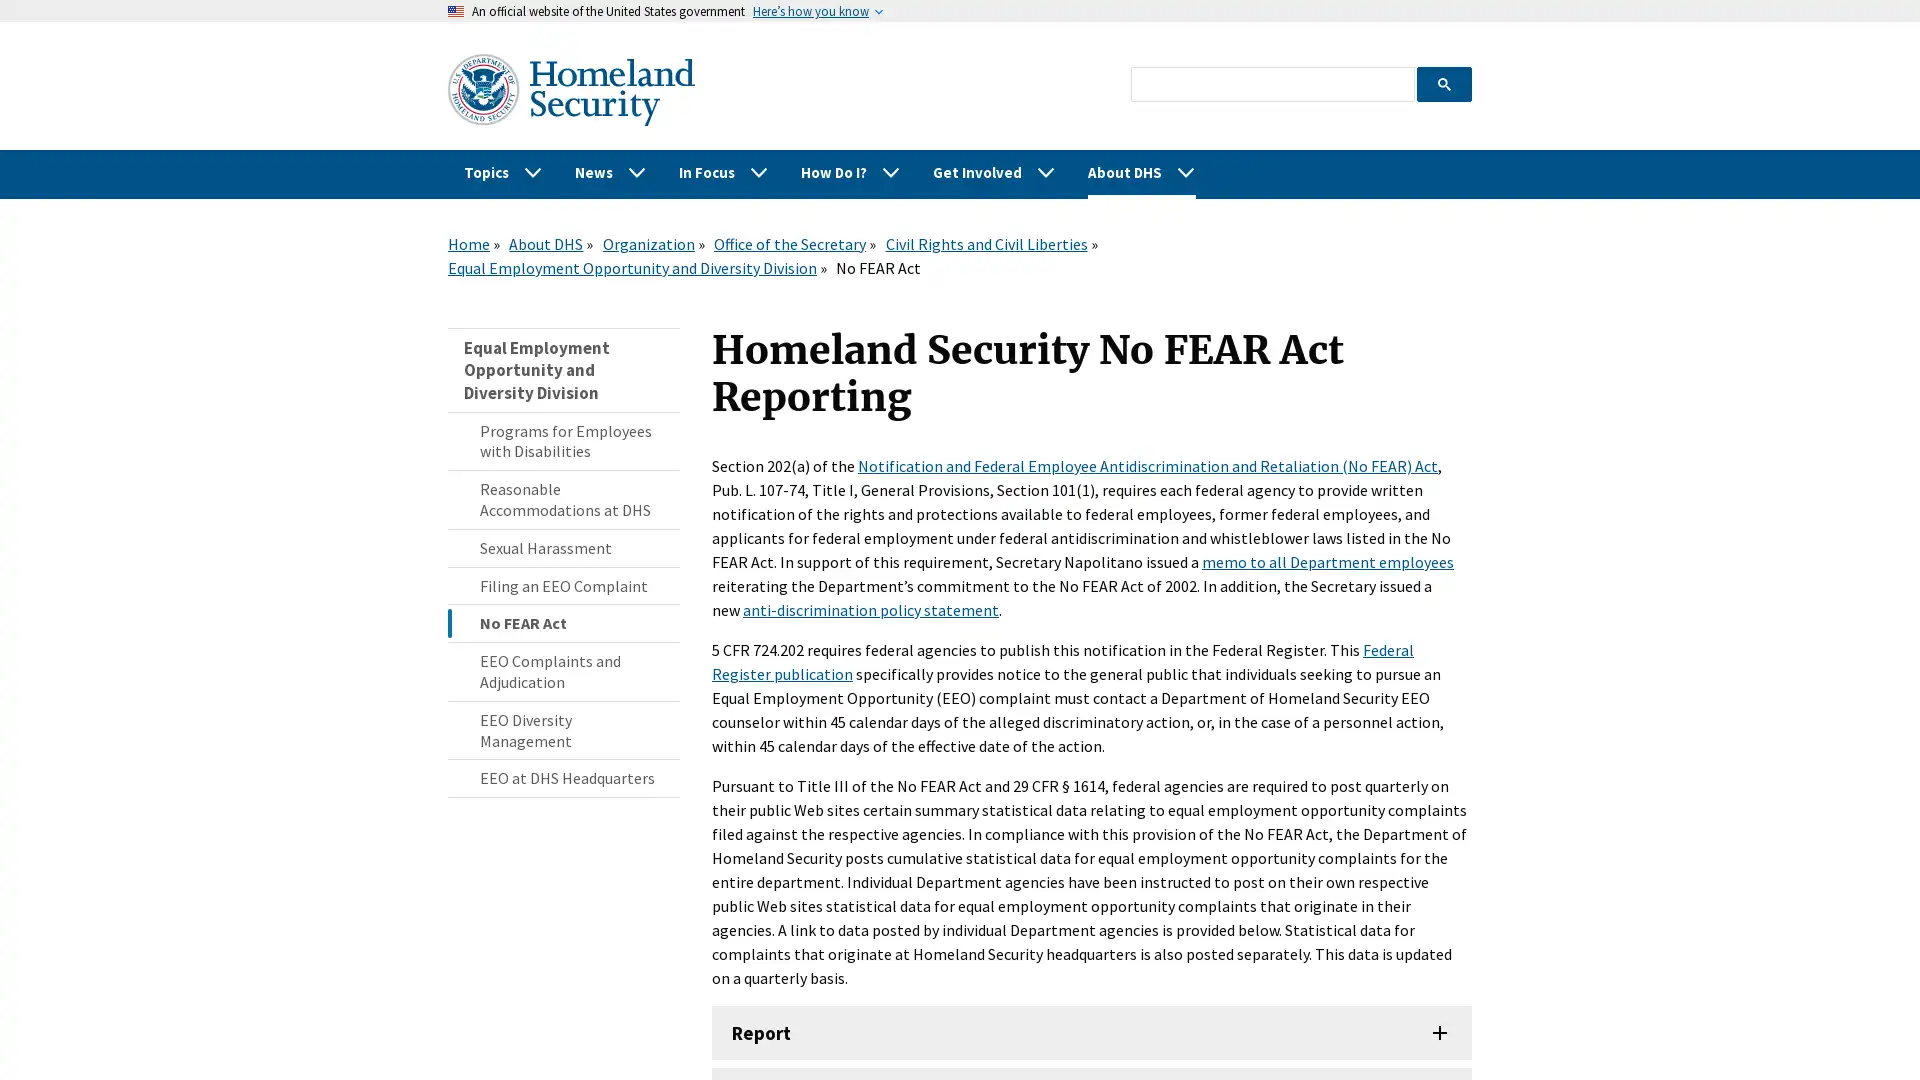  I want to click on Heres how you know, so click(811, 11).